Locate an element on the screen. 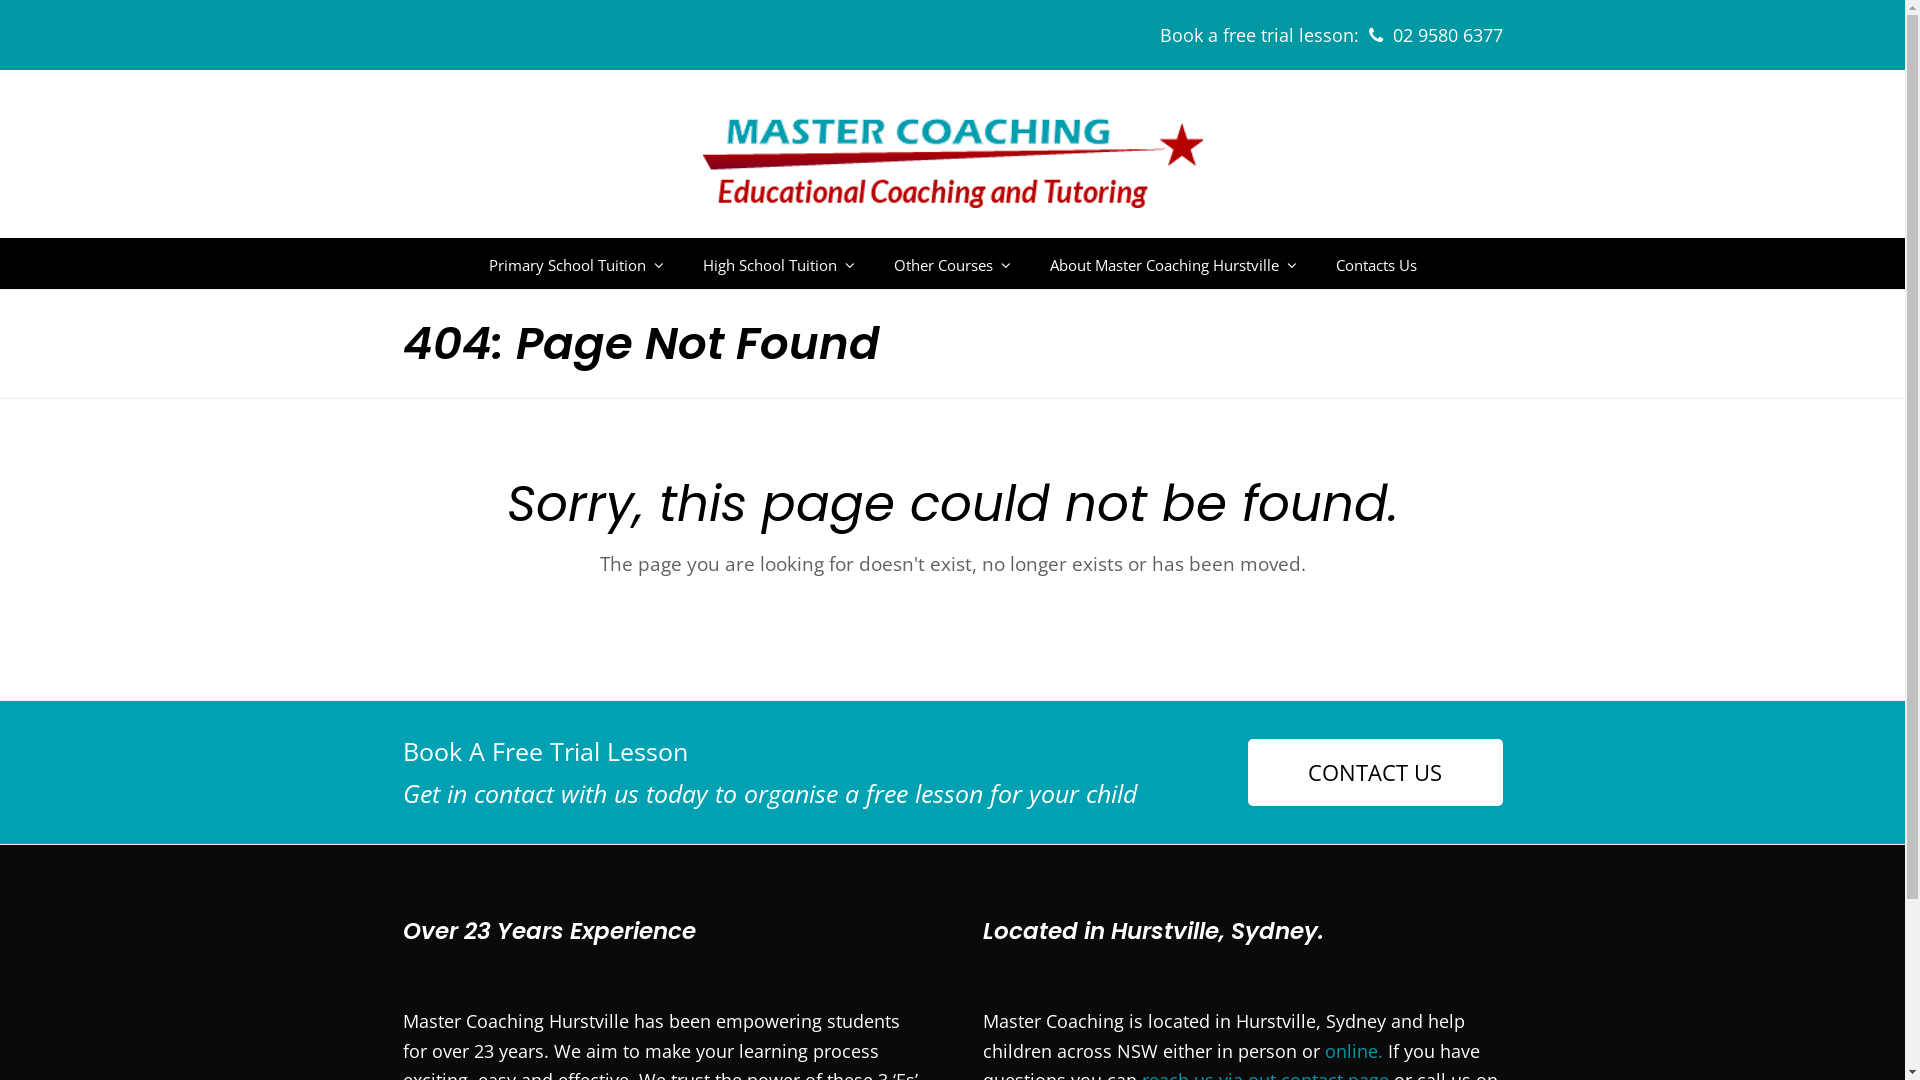  'CONTACT US' is located at coordinates (1374, 771).